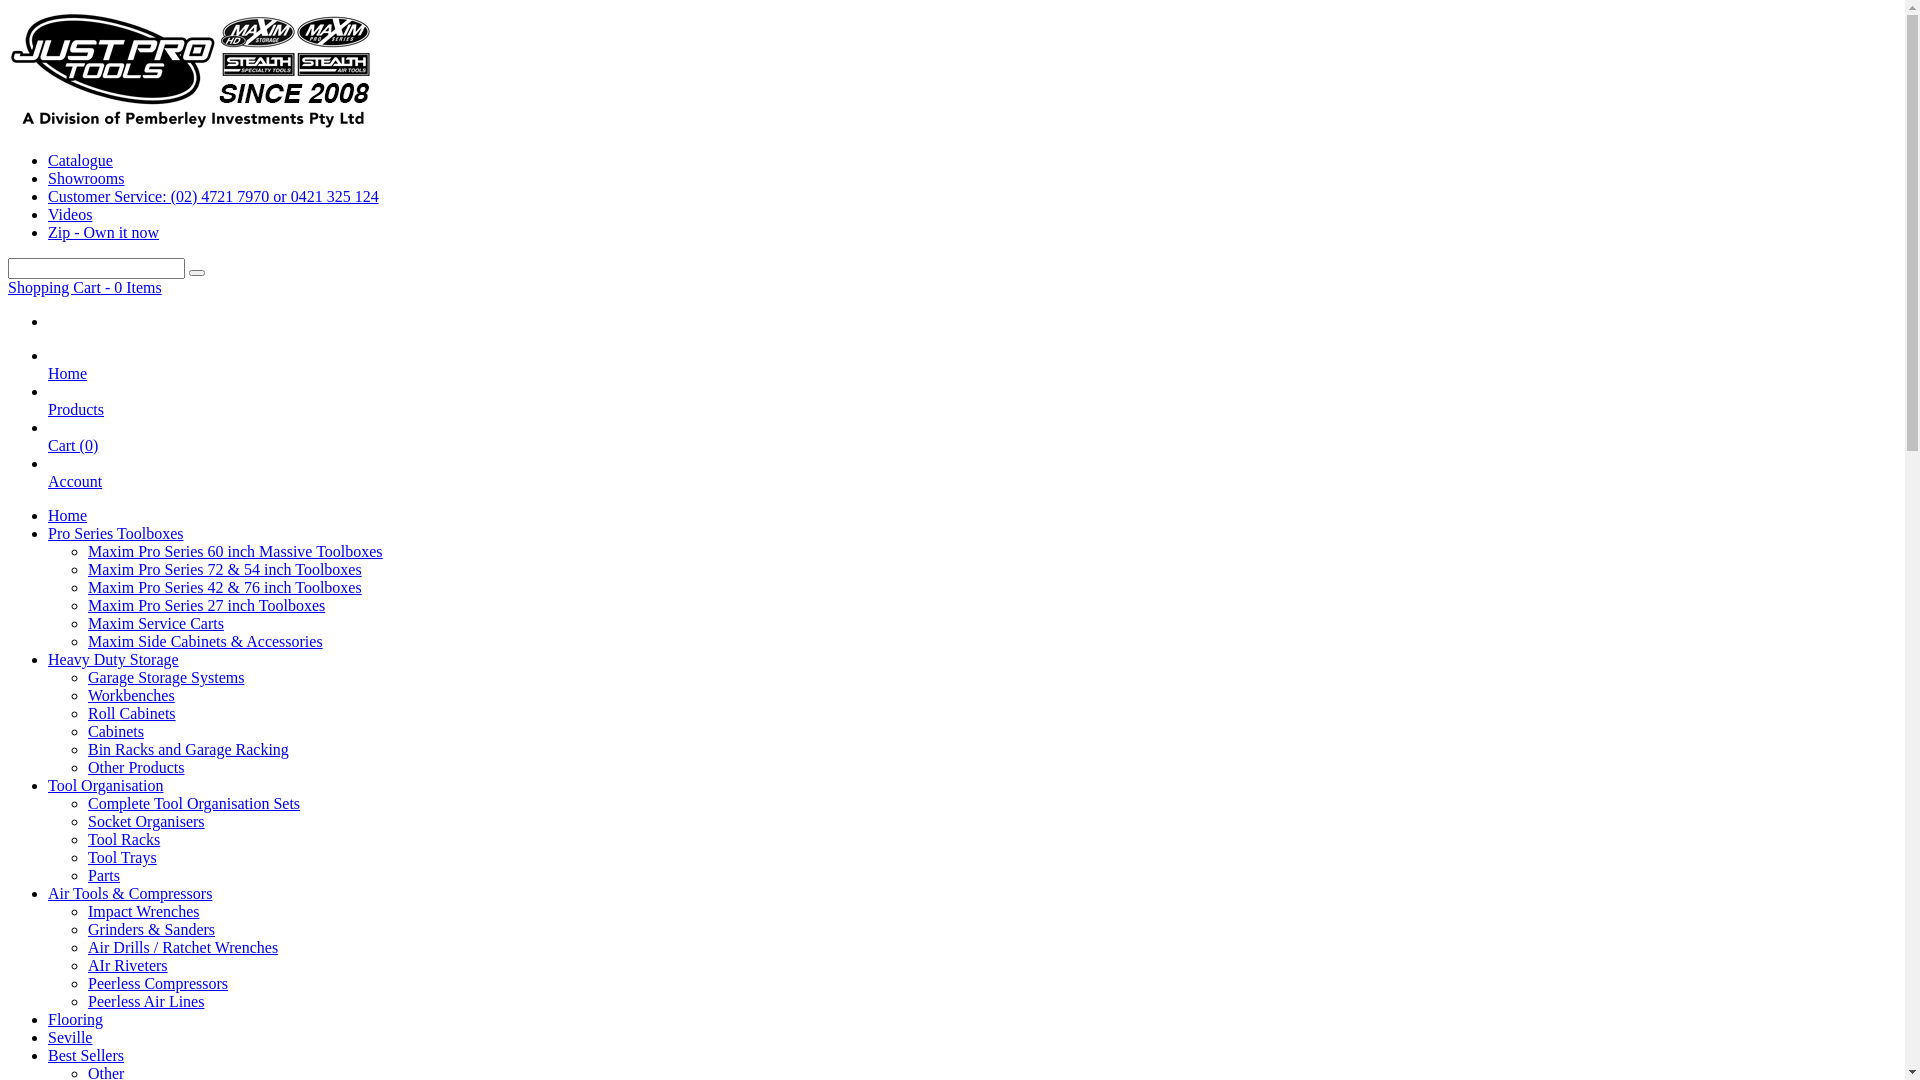 The height and width of the screenshot is (1080, 1920). What do you see at coordinates (75, 490) in the screenshot?
I see `'Account'` at bounding box center [75, 490].